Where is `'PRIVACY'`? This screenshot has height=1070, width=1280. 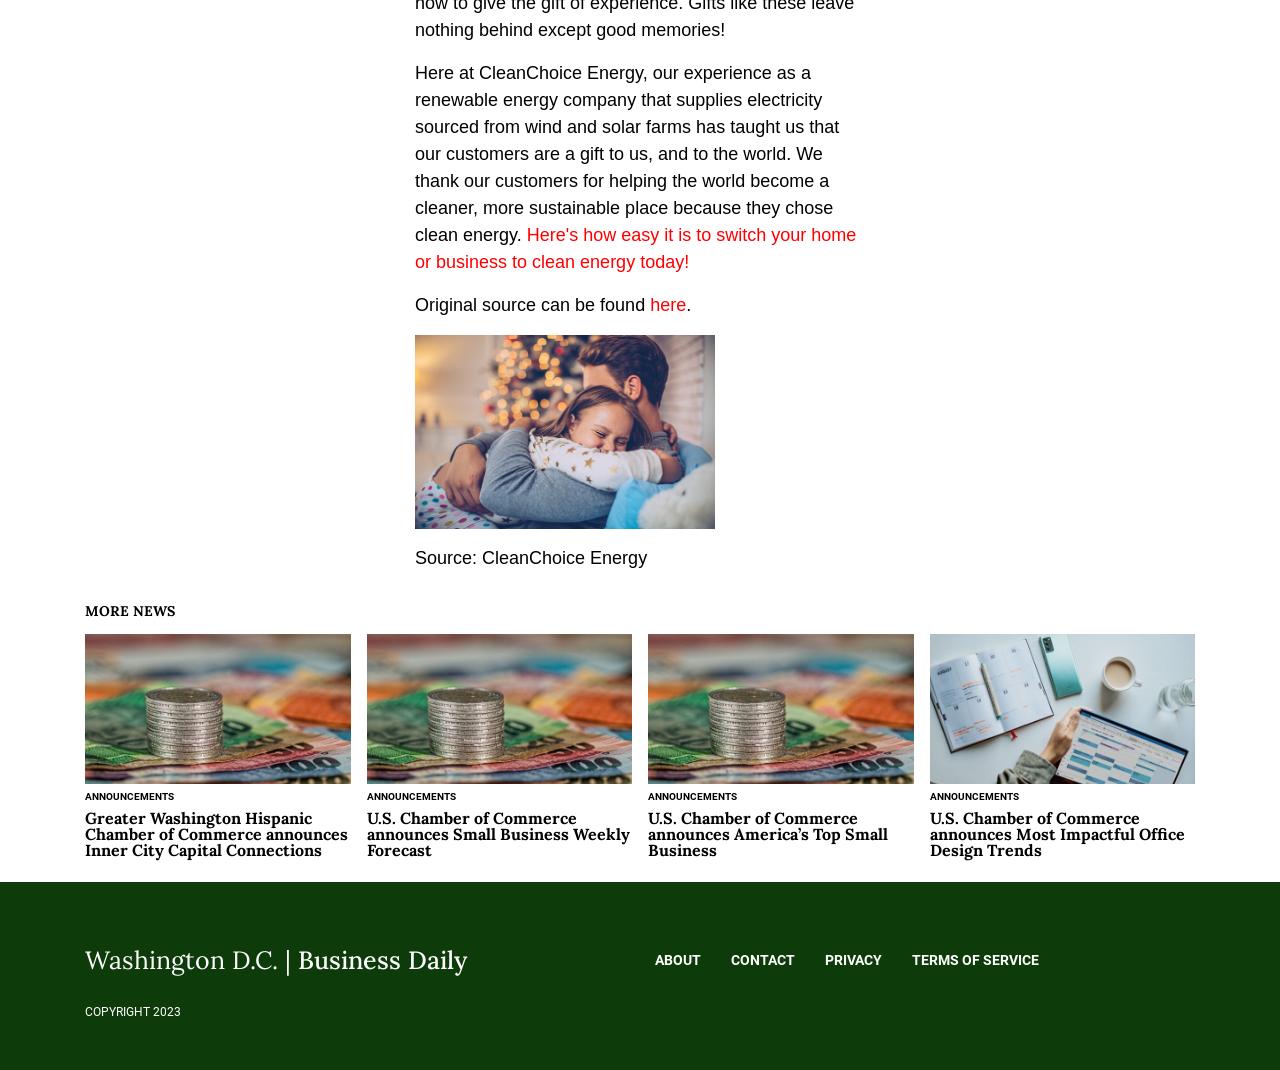
'PRIVACY' is located at coordinates (853, 959).